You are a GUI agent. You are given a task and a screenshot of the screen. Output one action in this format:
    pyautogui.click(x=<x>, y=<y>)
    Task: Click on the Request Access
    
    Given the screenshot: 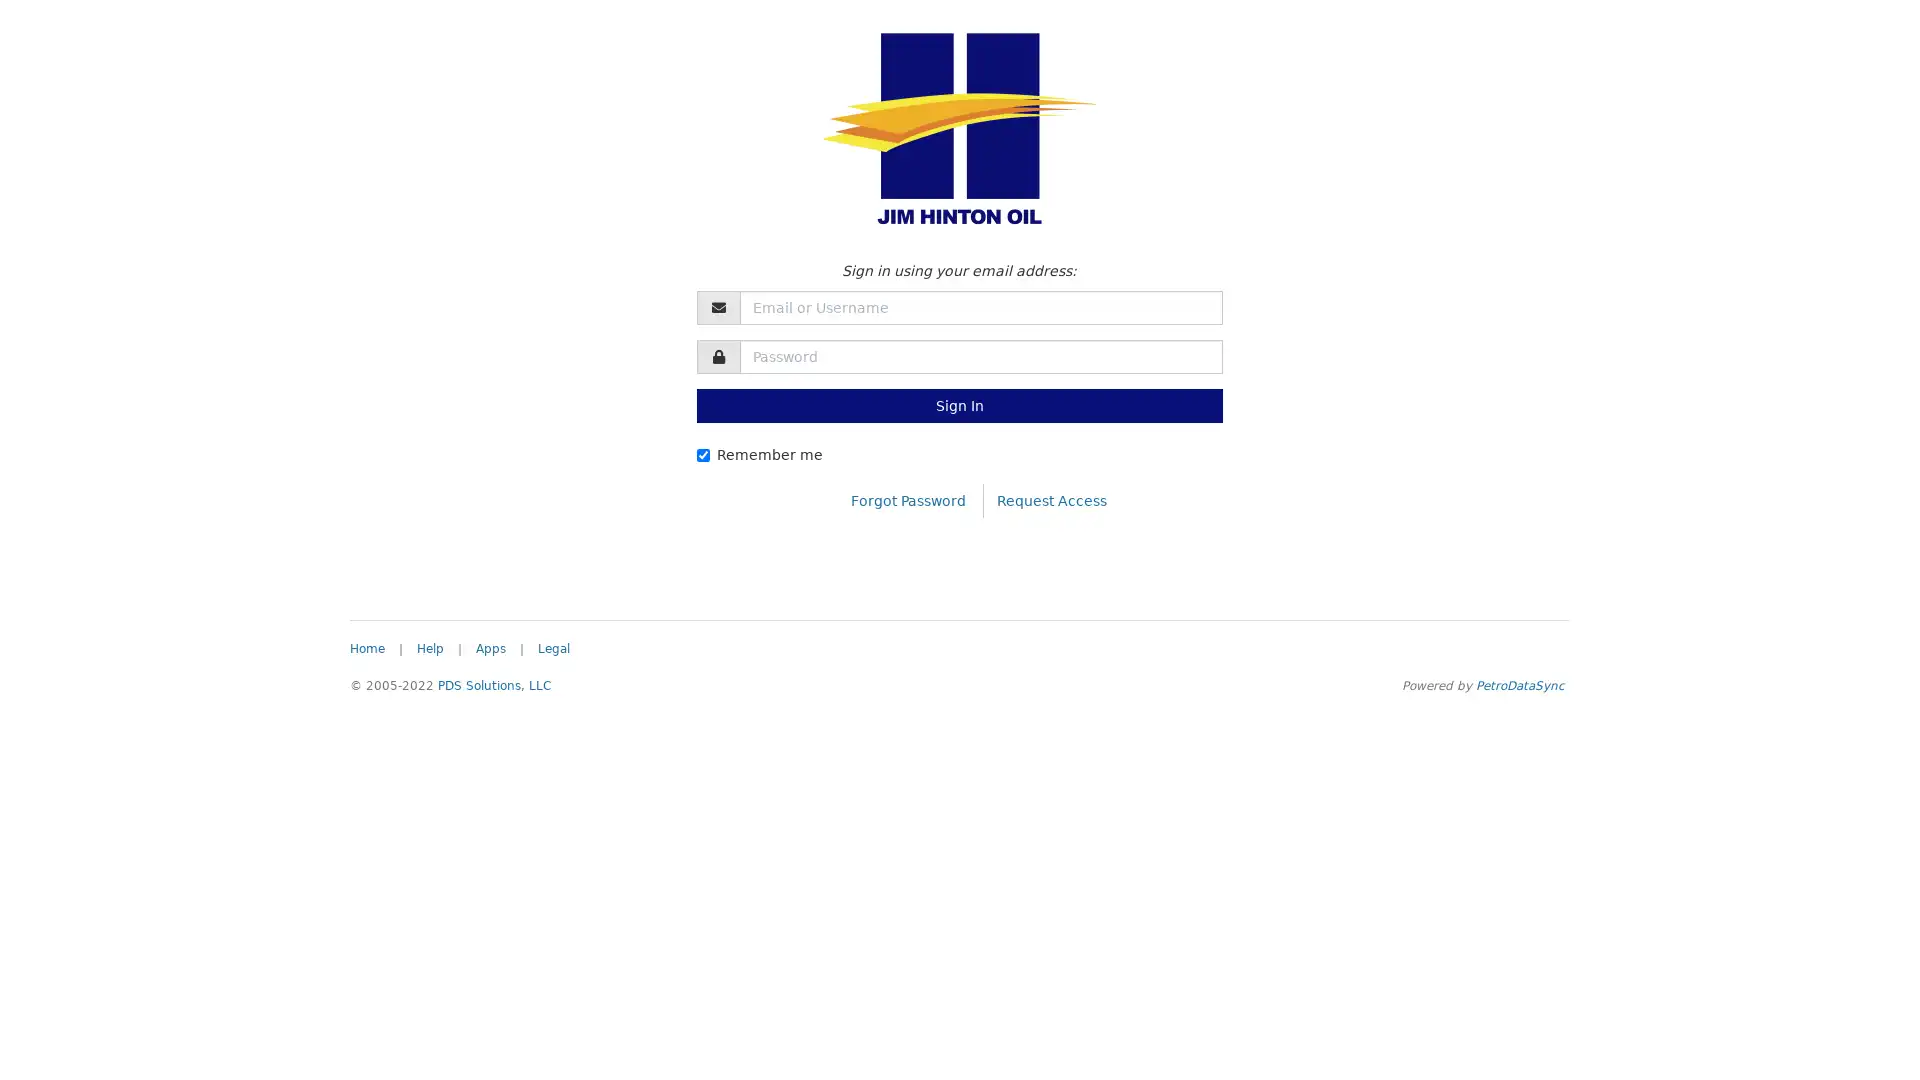 What is the action you would take?
    pyautogui.click(x=1050, y=499)
    